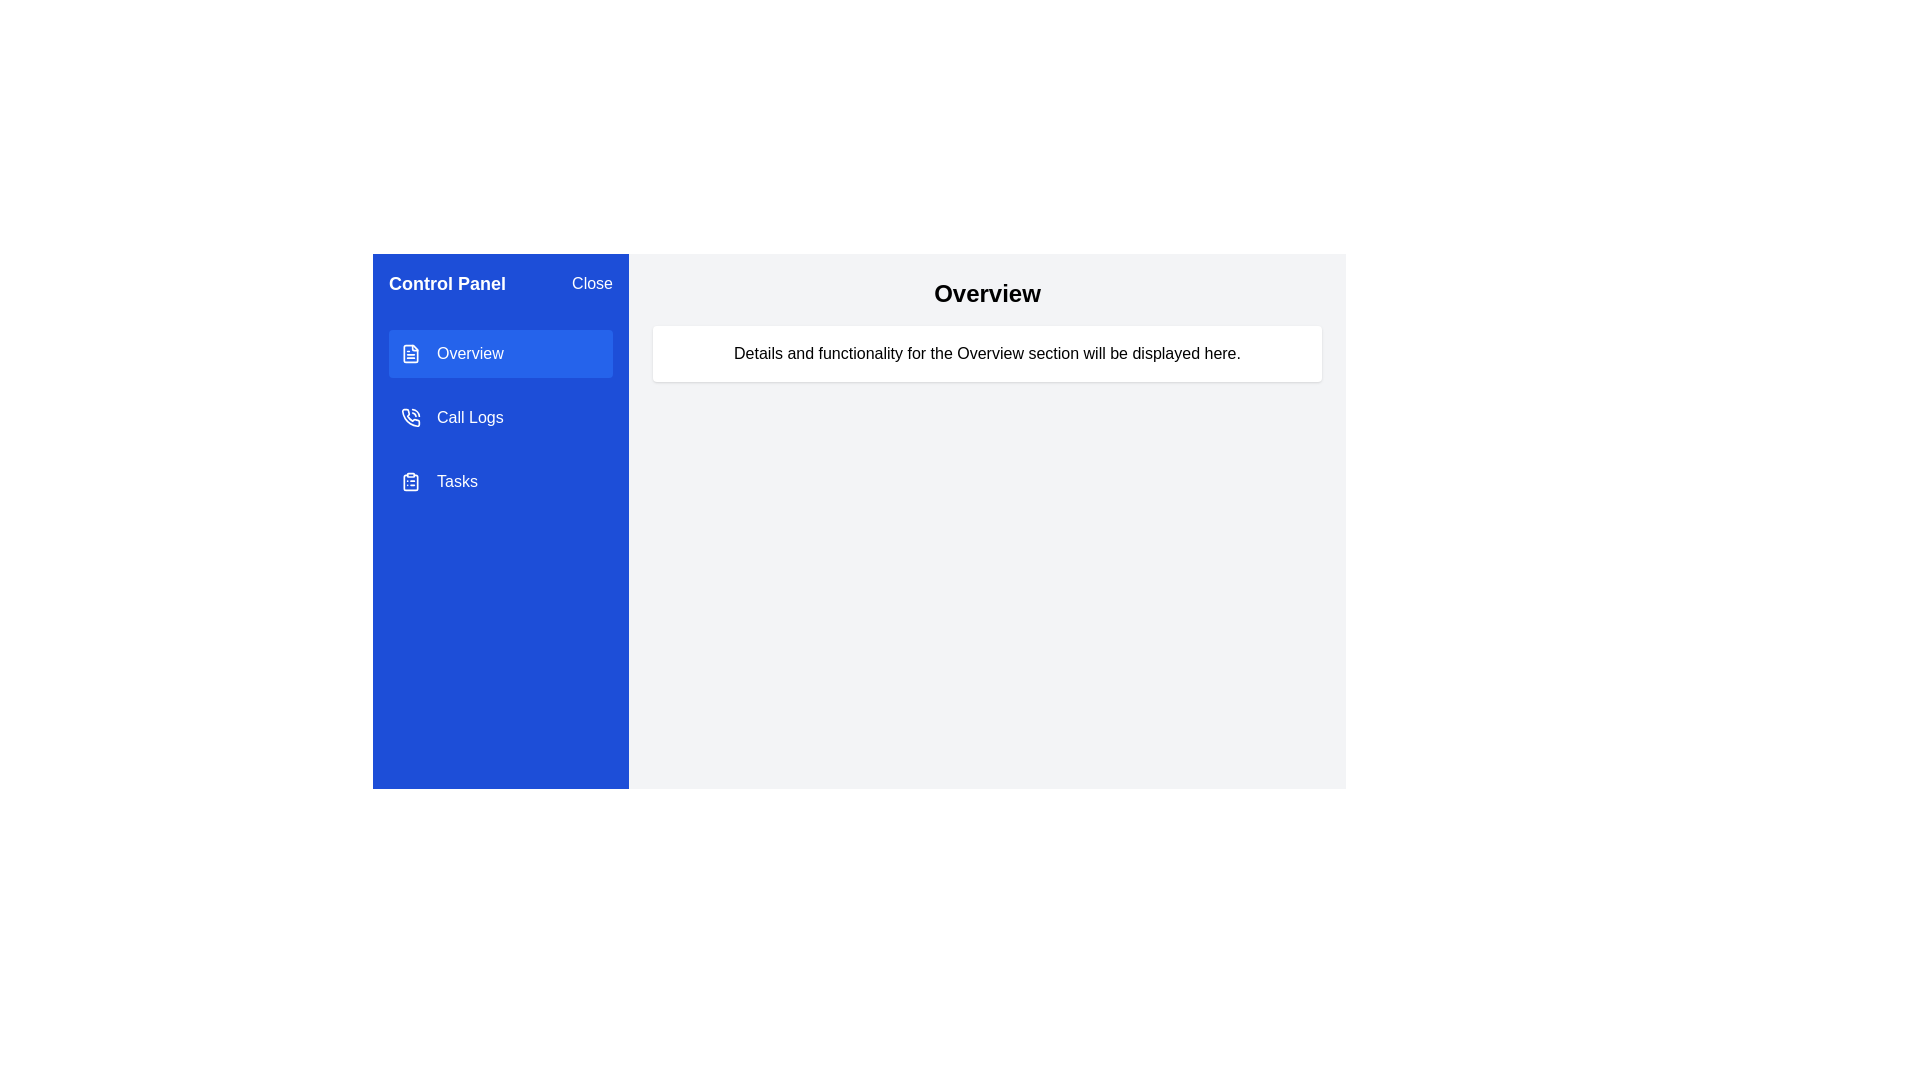  What do you see at coordinates (500, 353) in the screenshot?
I see `the menu item Overview from the sidebar` at bounding box center [500, 353].